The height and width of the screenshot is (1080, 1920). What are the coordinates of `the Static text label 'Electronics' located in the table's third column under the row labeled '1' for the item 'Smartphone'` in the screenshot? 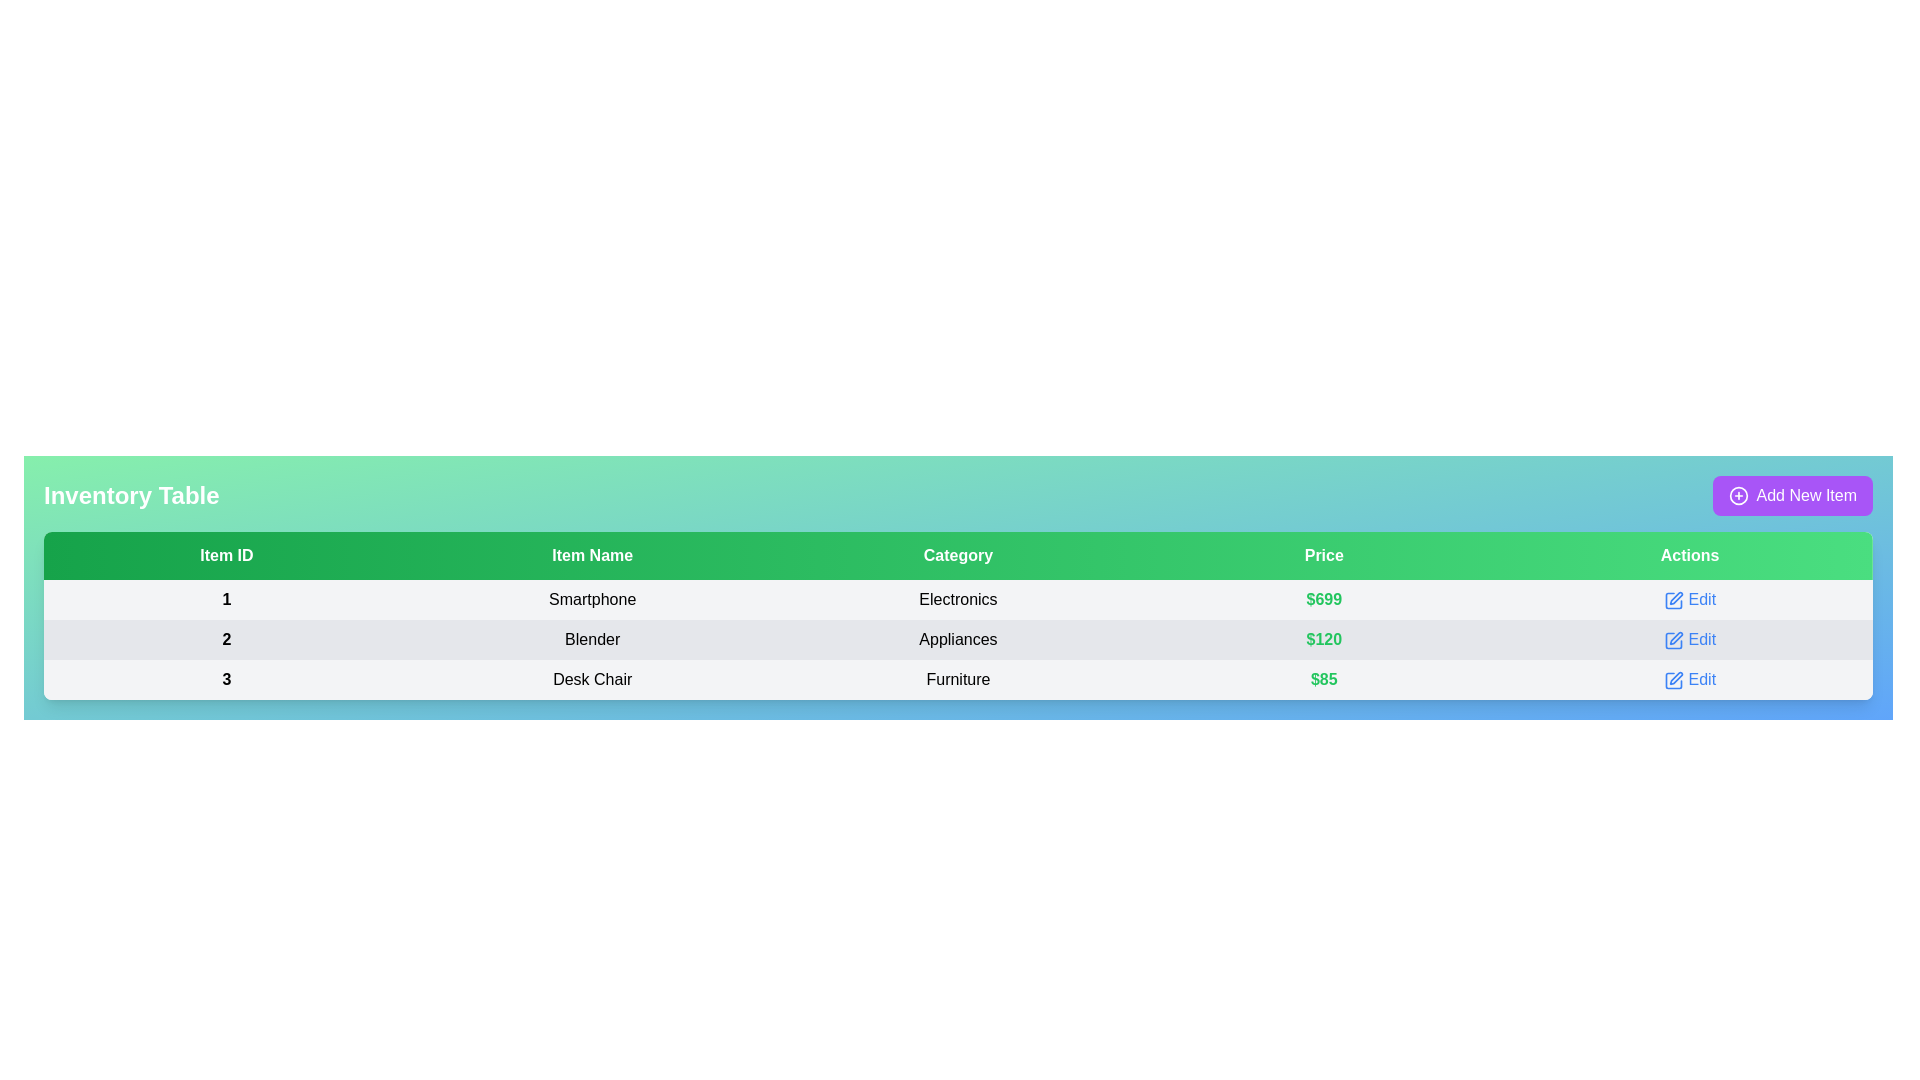 It's located at (957, 599).